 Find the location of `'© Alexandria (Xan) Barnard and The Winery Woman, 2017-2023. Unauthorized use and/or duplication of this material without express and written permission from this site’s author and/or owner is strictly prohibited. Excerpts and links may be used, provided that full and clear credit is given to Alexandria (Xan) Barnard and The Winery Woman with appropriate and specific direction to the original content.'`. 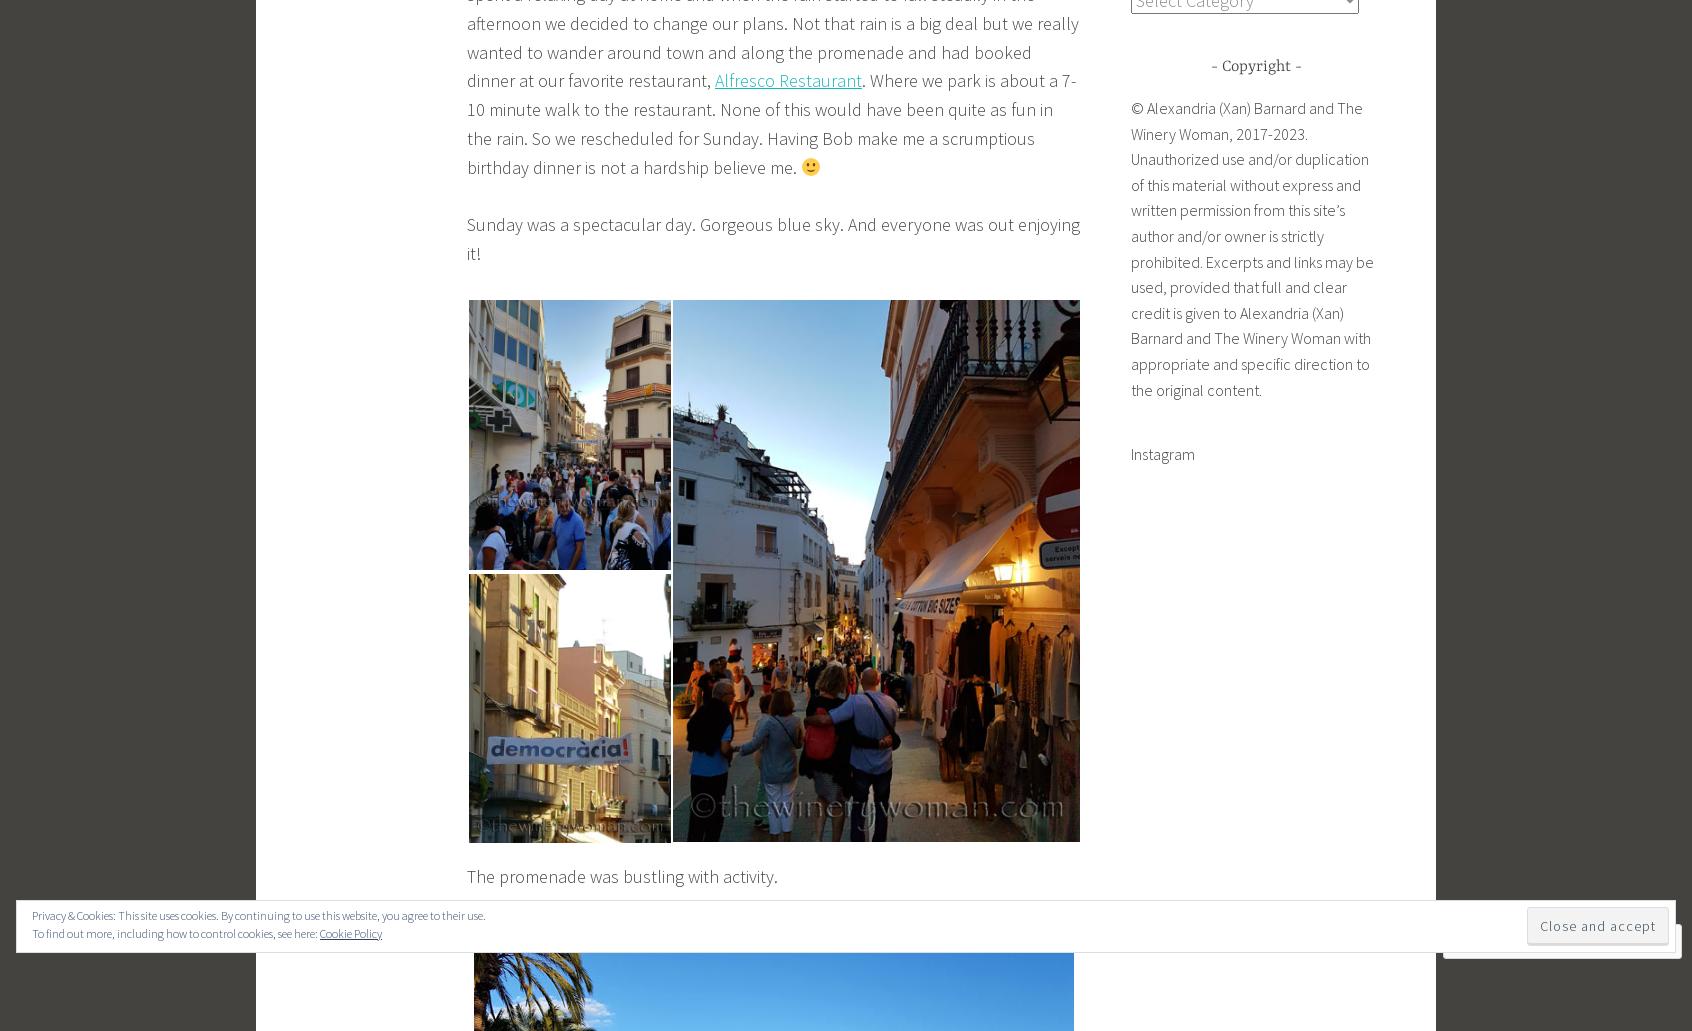

'© Alexandria (Xan) Barnard and The Winery Woman, 2017-2023. Unauthorized use and/or duplication of this material without express and written permission from this site’s author and/or owner is strictly prohibited. Excerpts and links may be used, provided that full and clear credit is given to Alexandria (Xan) Barnard and The Winery Woman with appropriate and specific direction to the original content.' is located at coordinates (1252, 248).